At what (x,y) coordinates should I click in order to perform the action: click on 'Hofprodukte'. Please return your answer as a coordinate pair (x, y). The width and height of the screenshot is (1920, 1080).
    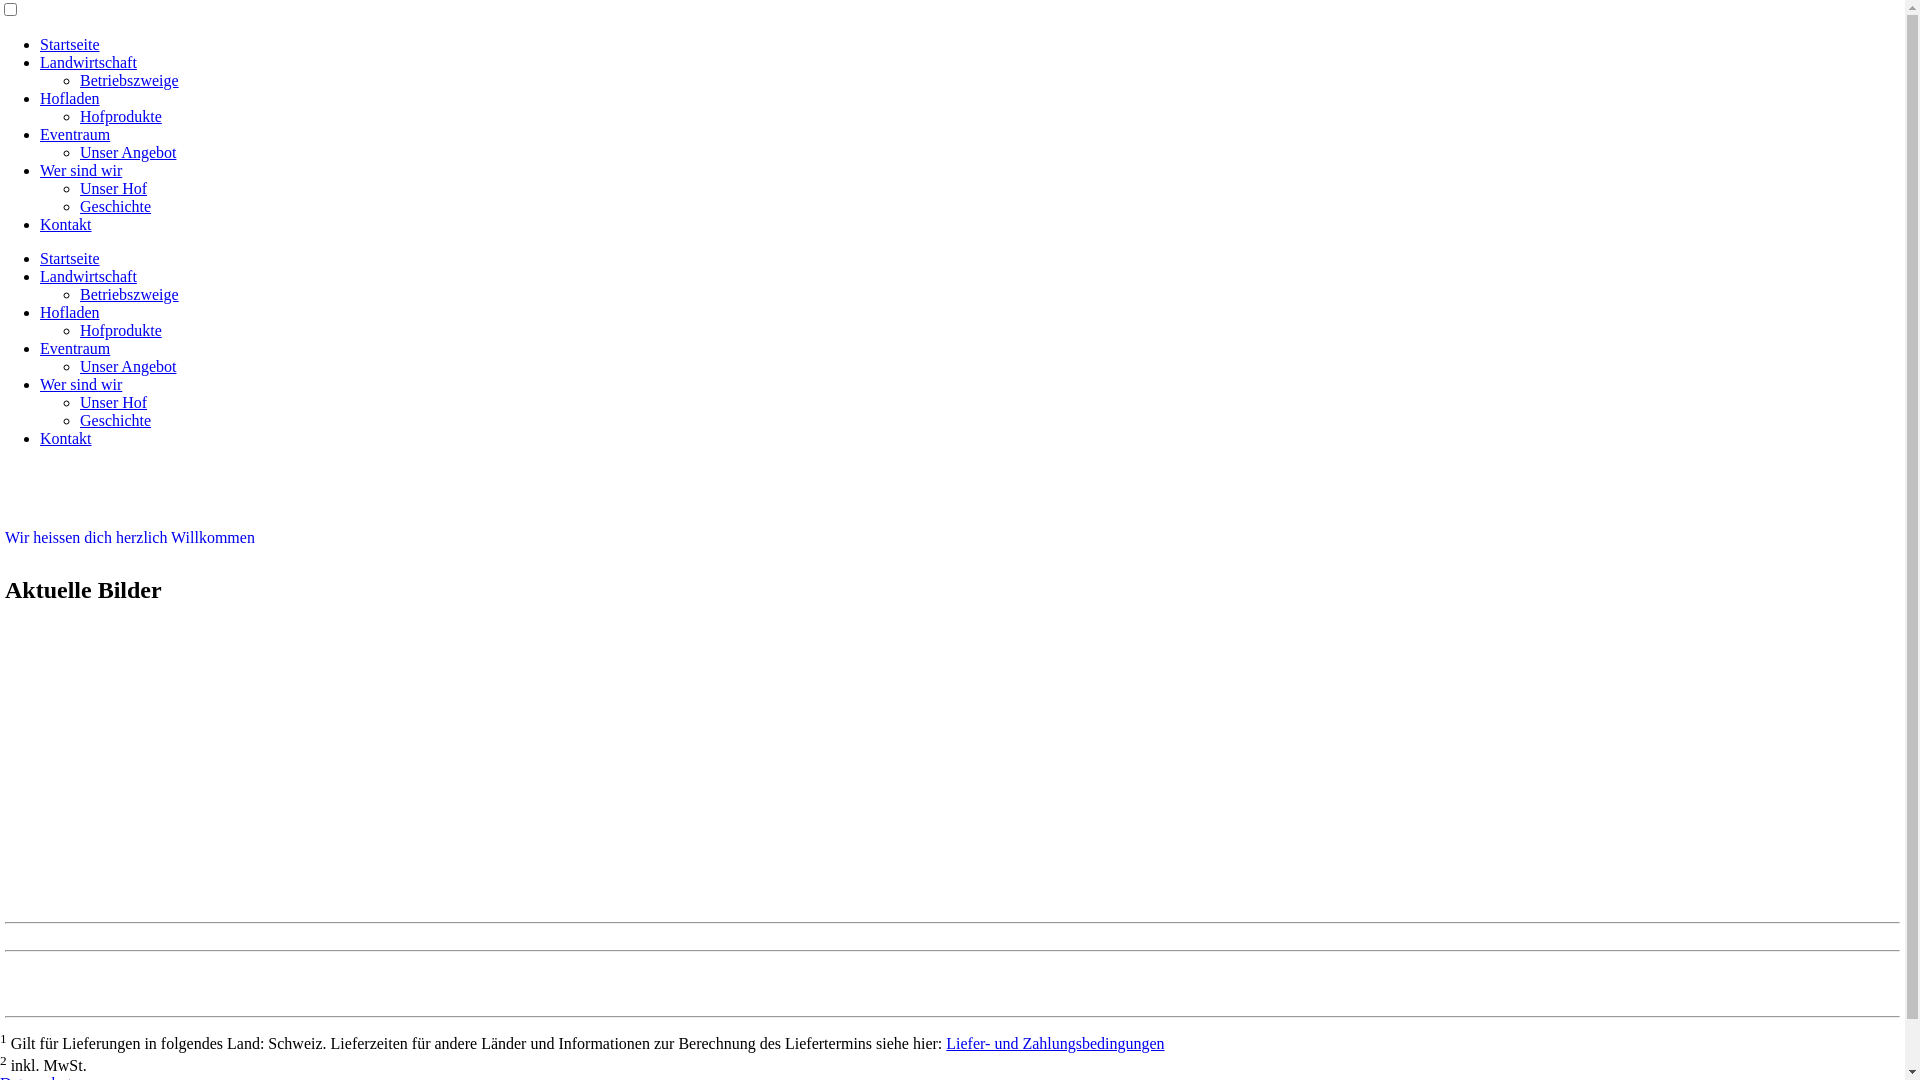
    Looking at the image, I should click on (119, 116).